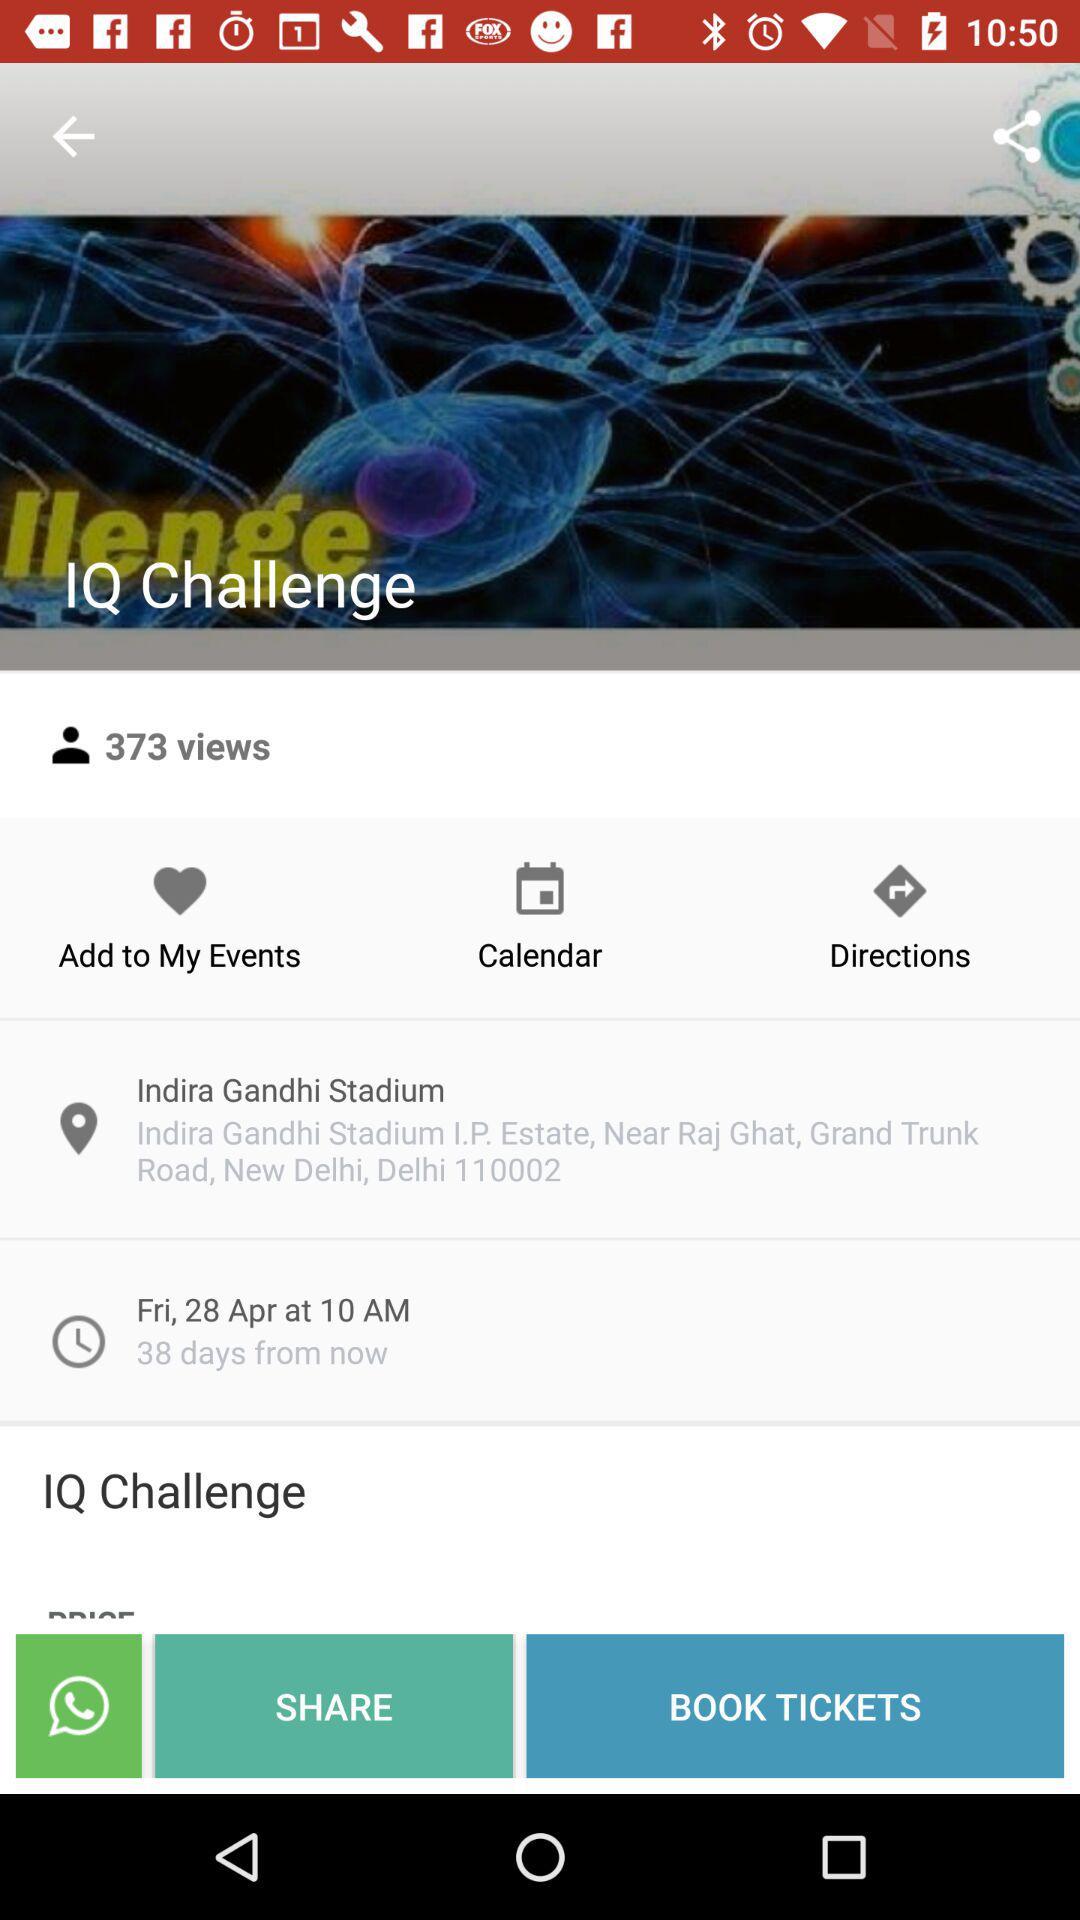 The width and height of the screenshot is (1080, 1920). I want to click on directions icon, so click(898, 916).